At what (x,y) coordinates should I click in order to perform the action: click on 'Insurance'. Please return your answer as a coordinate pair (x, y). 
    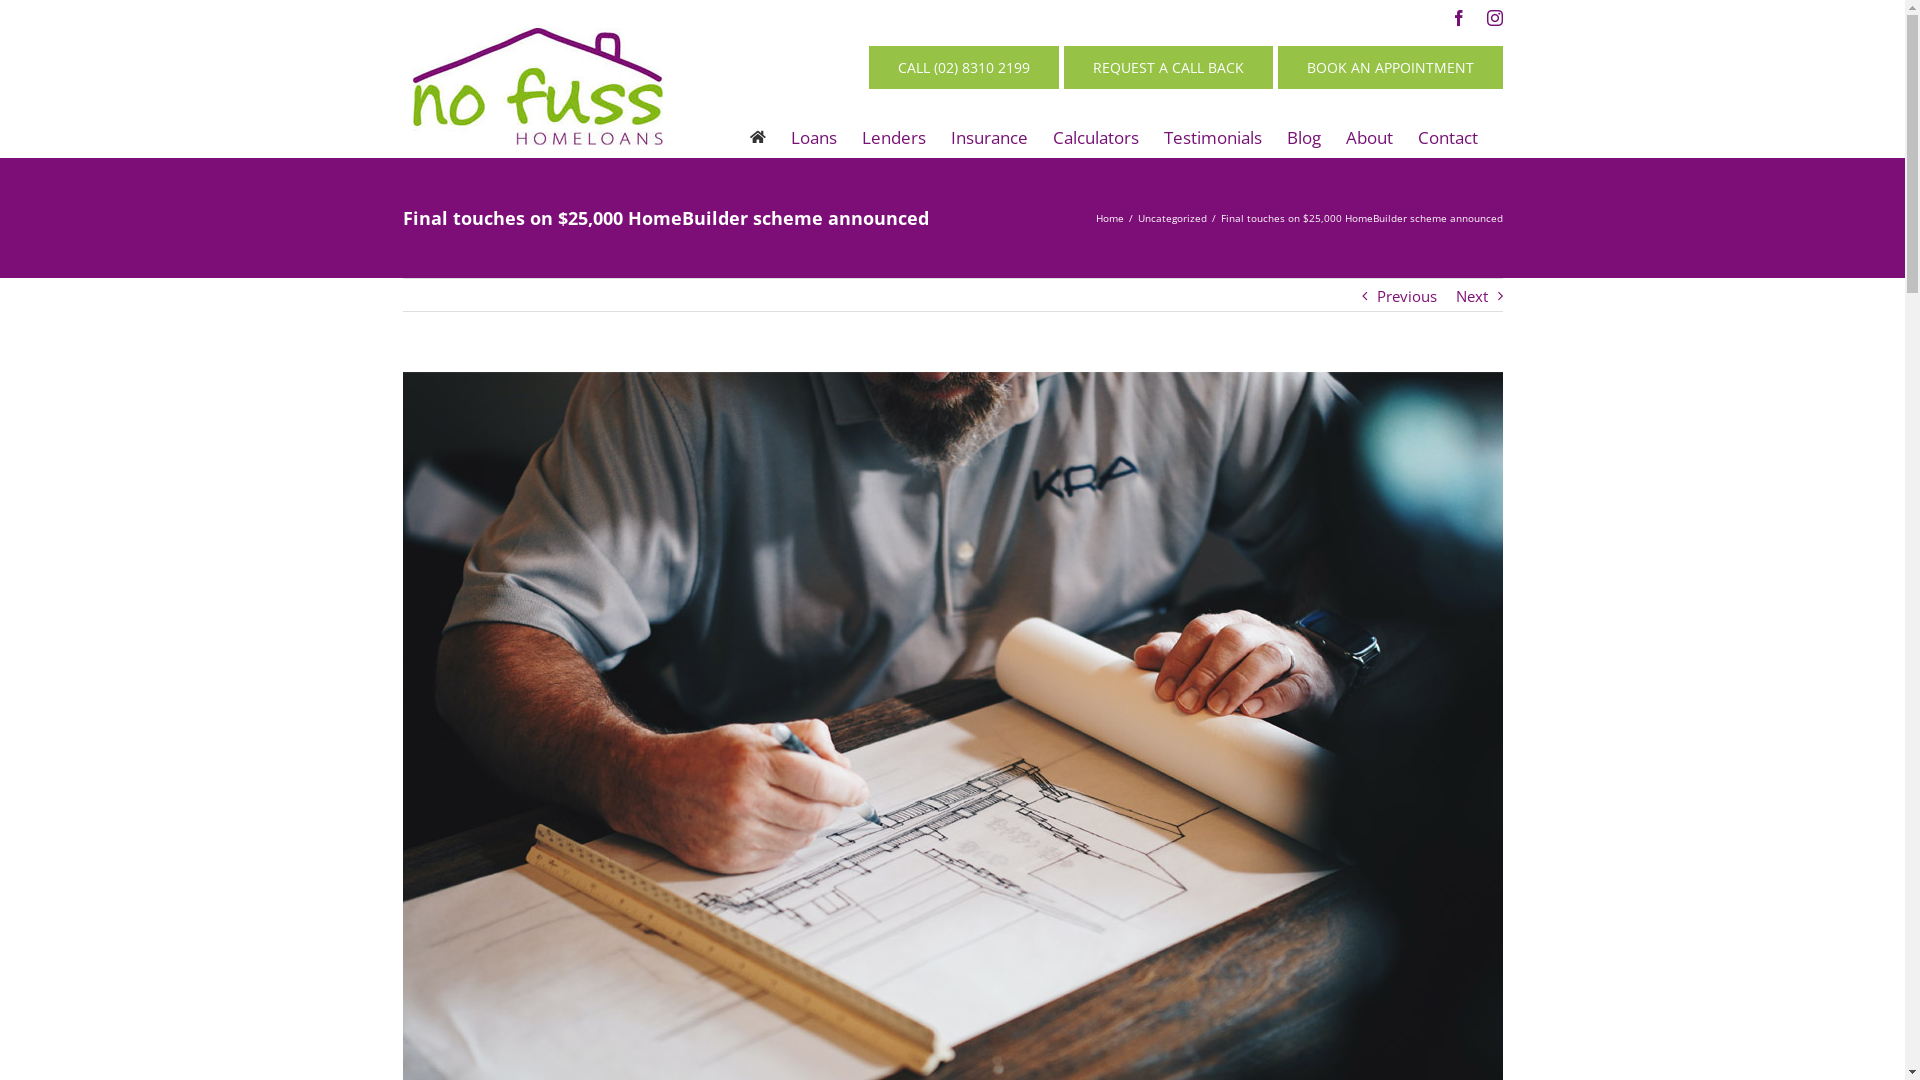
    Looking at the image, I should click on (988, 136).